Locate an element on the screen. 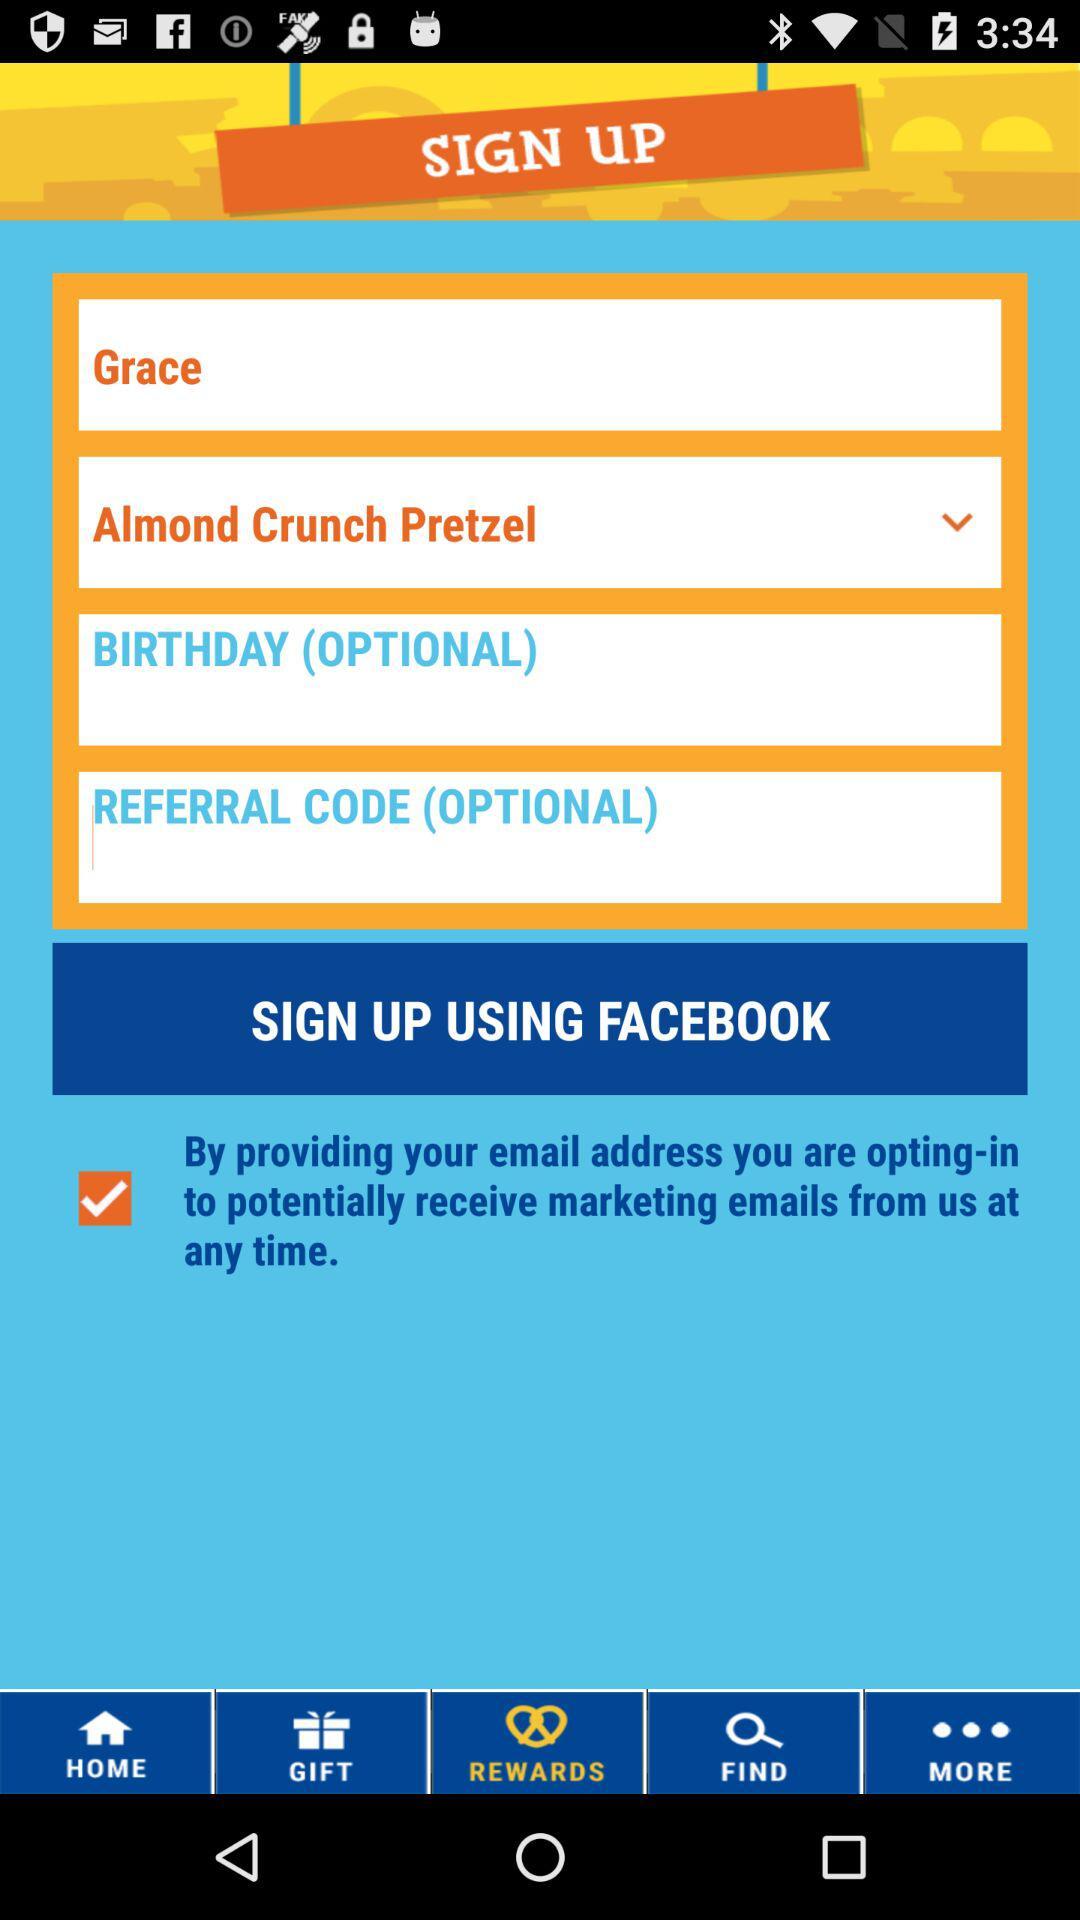 Image resolution: width=1080 pixels, height=1920 pixels. the option rewards is located at coordinates (536, 1741).